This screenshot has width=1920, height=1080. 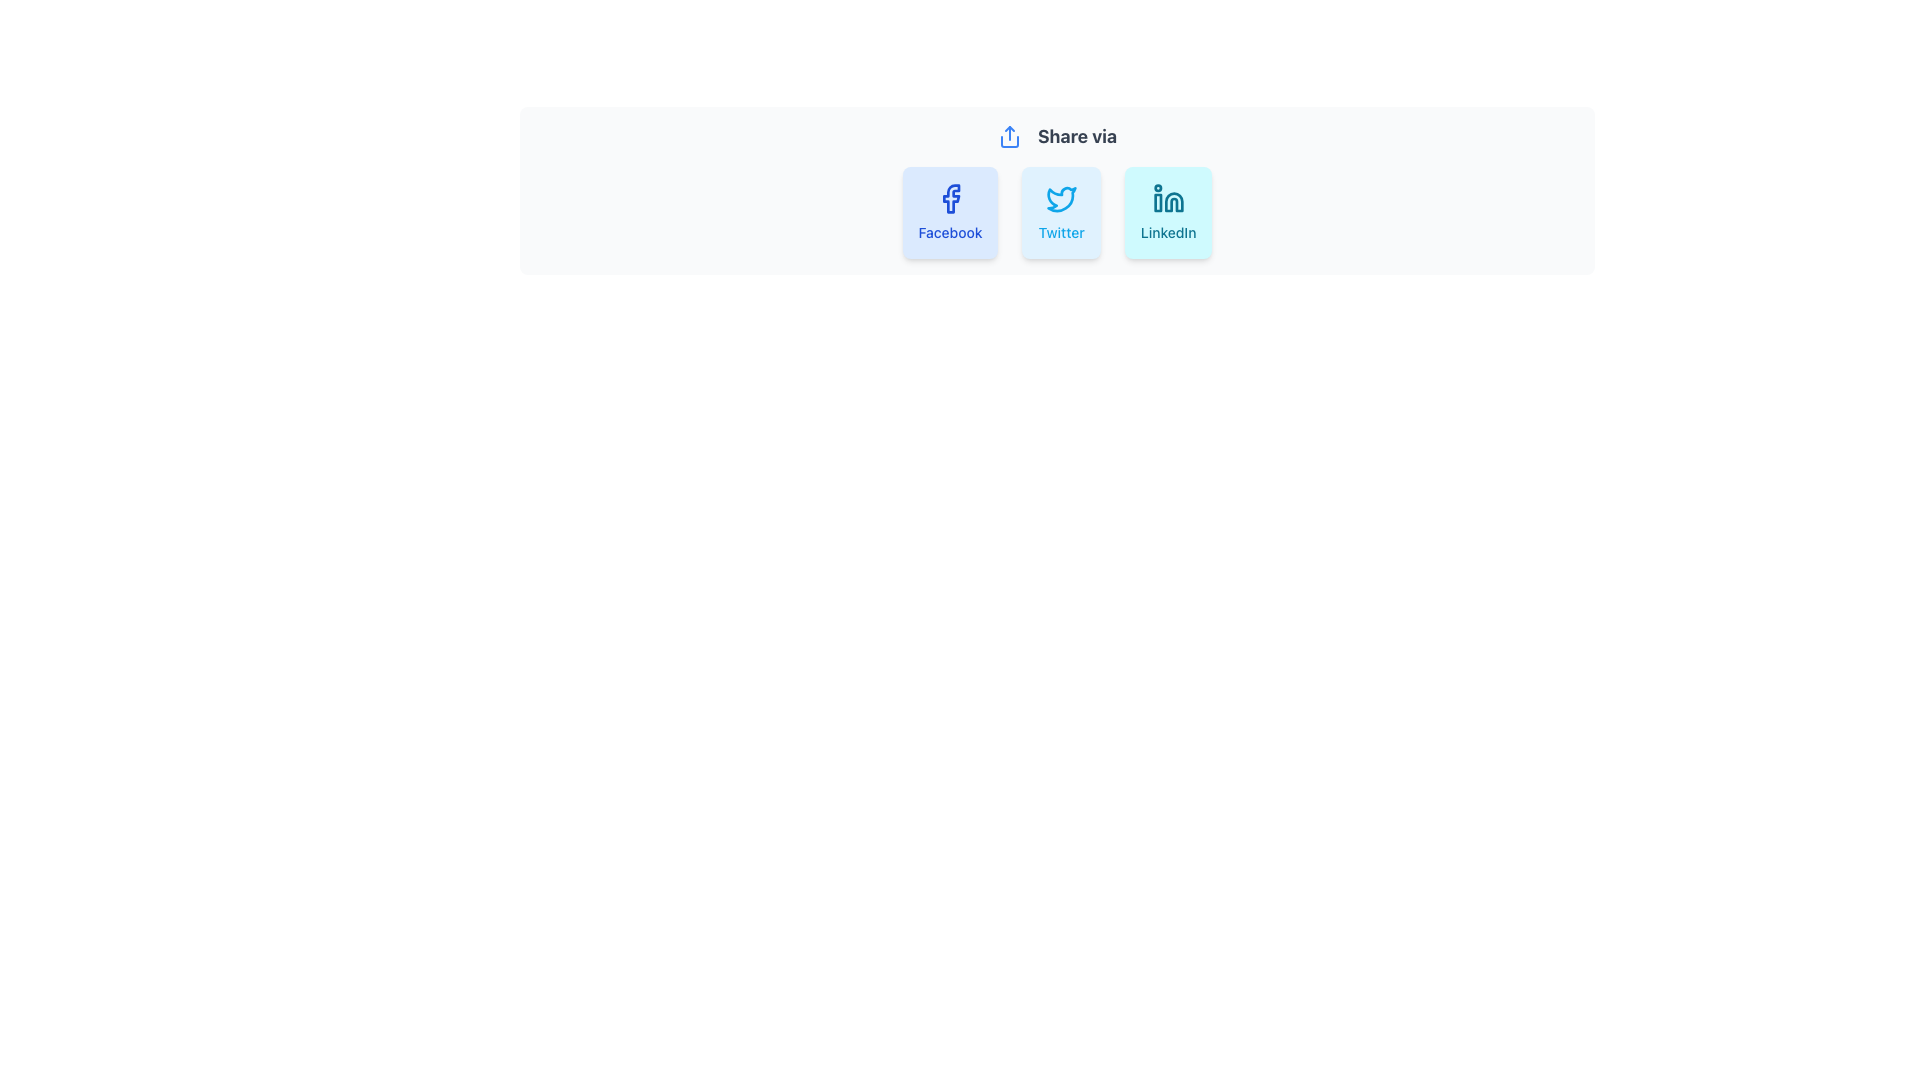 What do you see at coordinates (1168, 212) in the screenshot?
I see `the LinkedIn share button, which is the third button in a horizontal group of social media sharing buttons` at bounding box center [1168, 212].